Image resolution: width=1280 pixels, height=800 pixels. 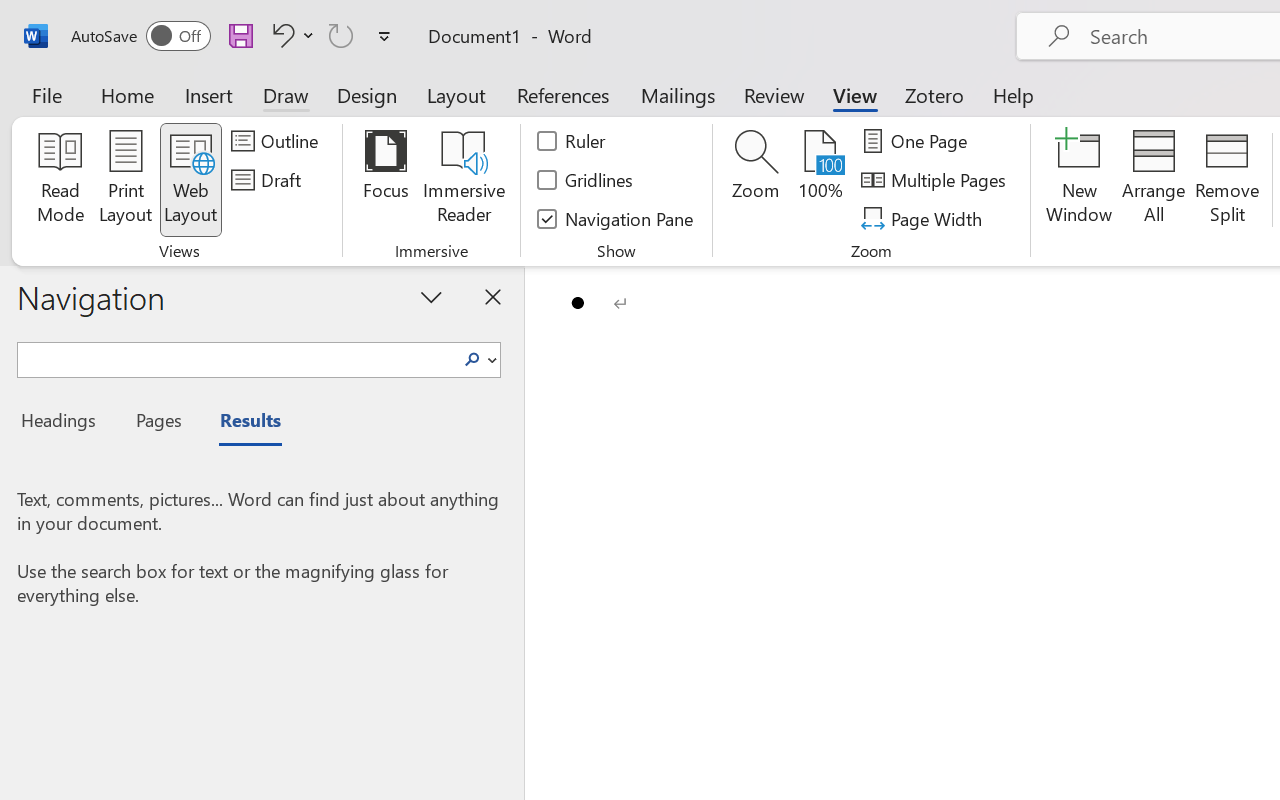 What do you see at coordinates (1226, 179) in the screenshot?
I see `'Remove Split'` at bounding box center [1226, 179].